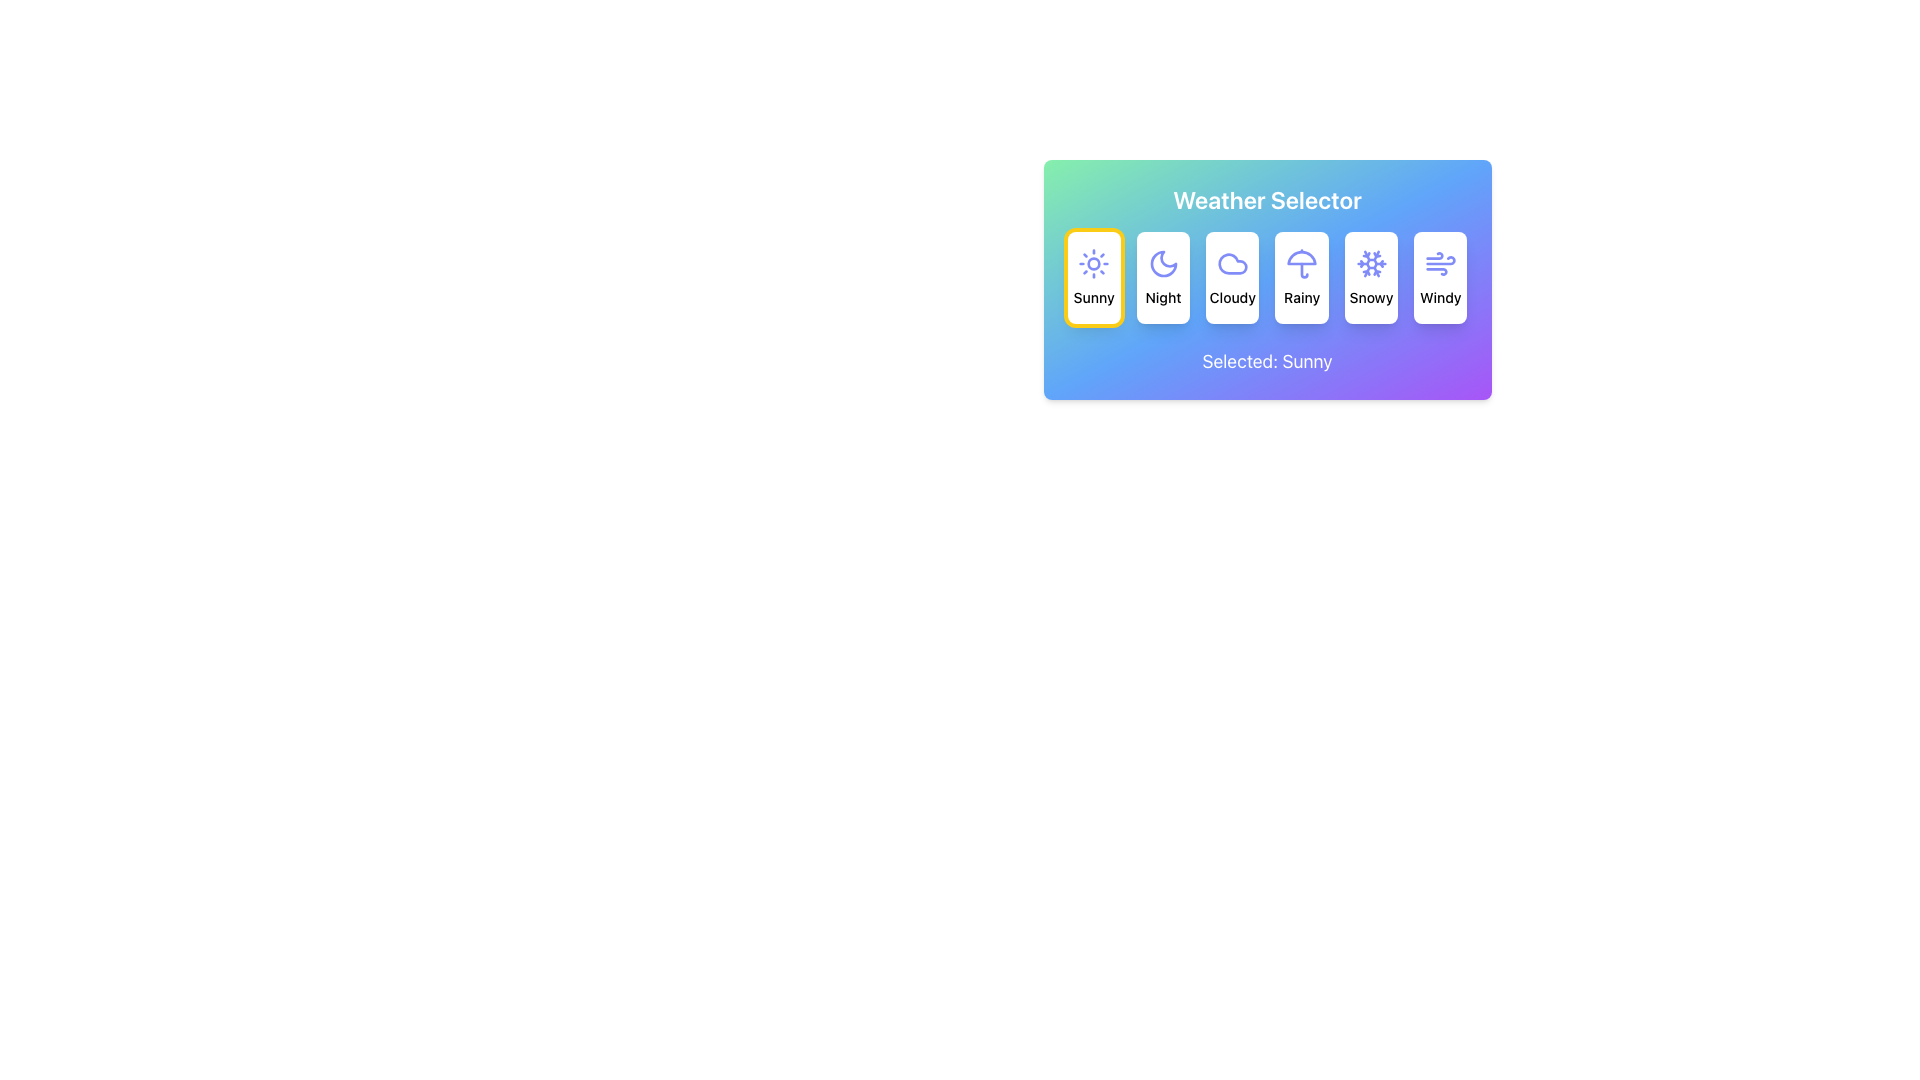 Image resolution: width=1920 pixels, height=1080 pixels. Describe the element at coordinates (1302, 297) in the screenshot. I see `the 'Rainy' text label in the weather selector component, which is the fourth option from the left, above the label 'Selected: Sunny'` at that location.